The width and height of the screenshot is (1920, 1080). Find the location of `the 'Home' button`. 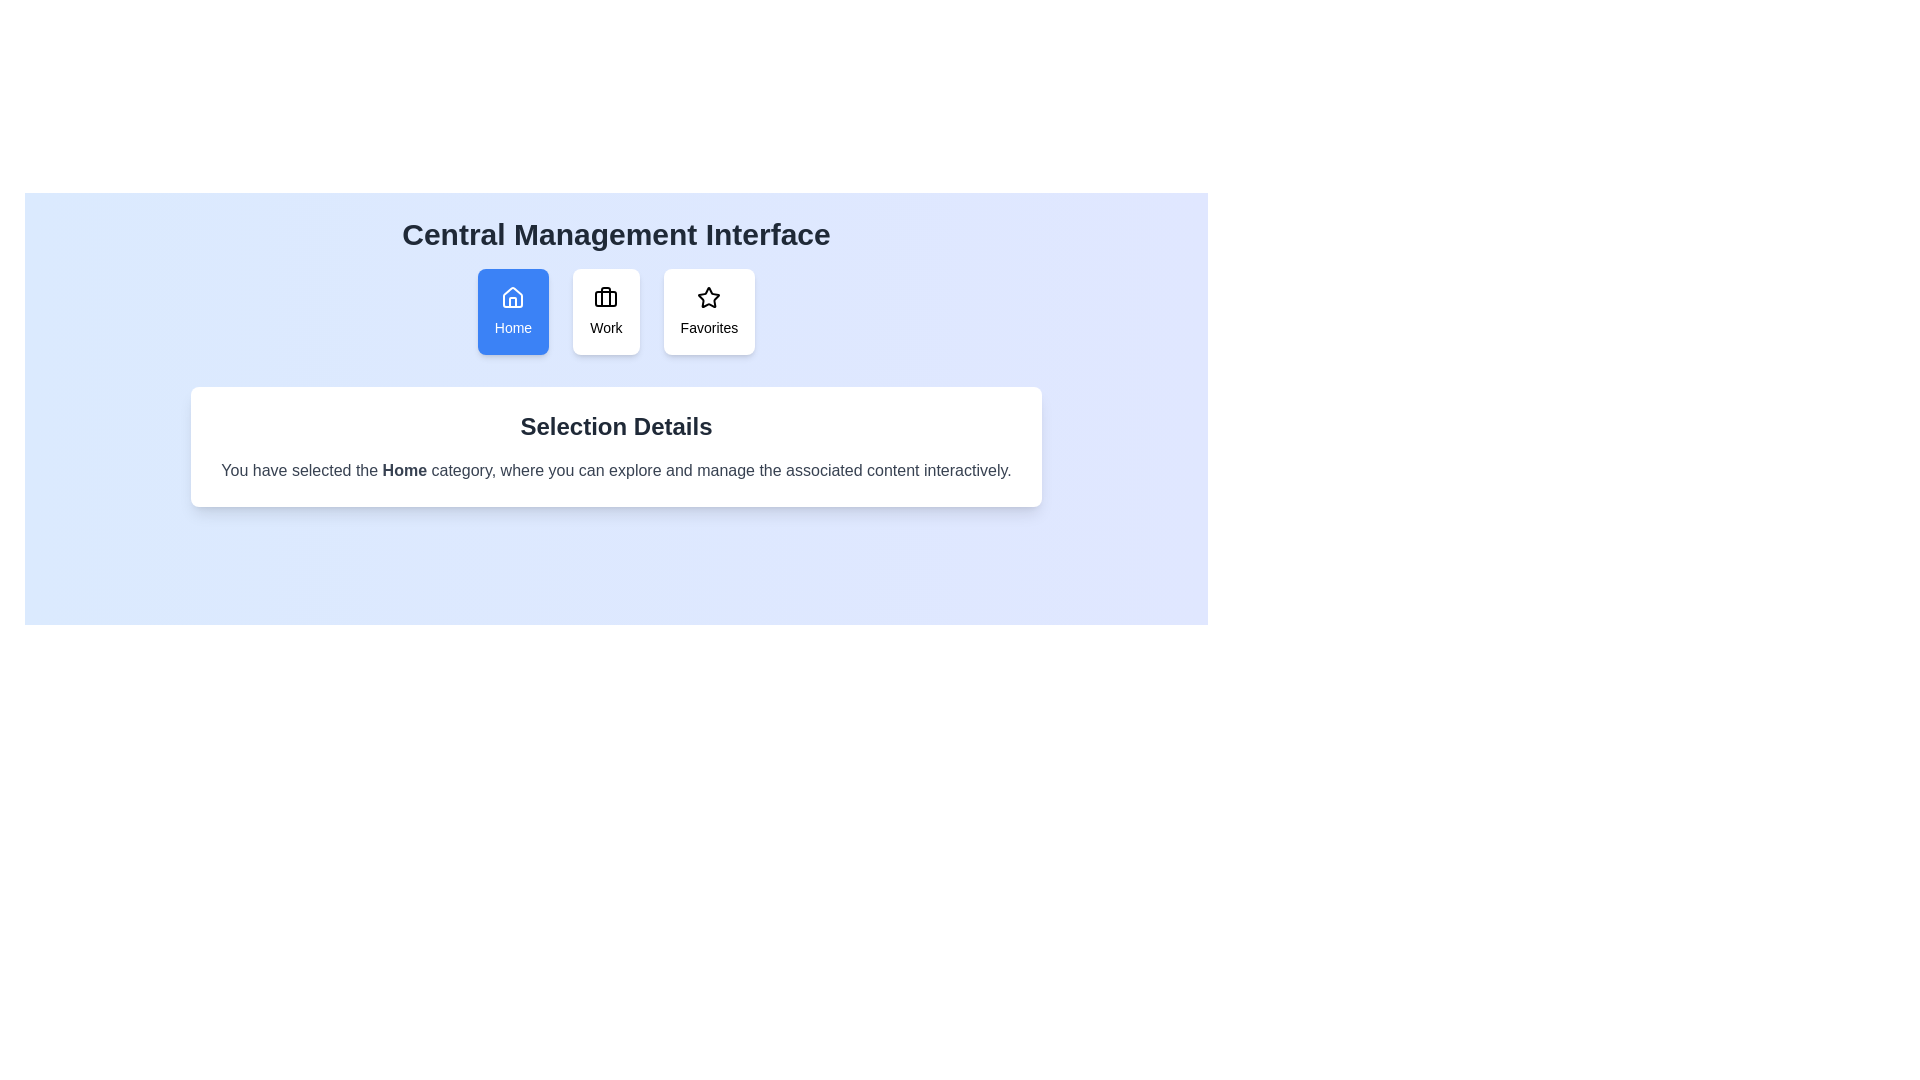

the 'Home' button is located at coordinates (513, 312).